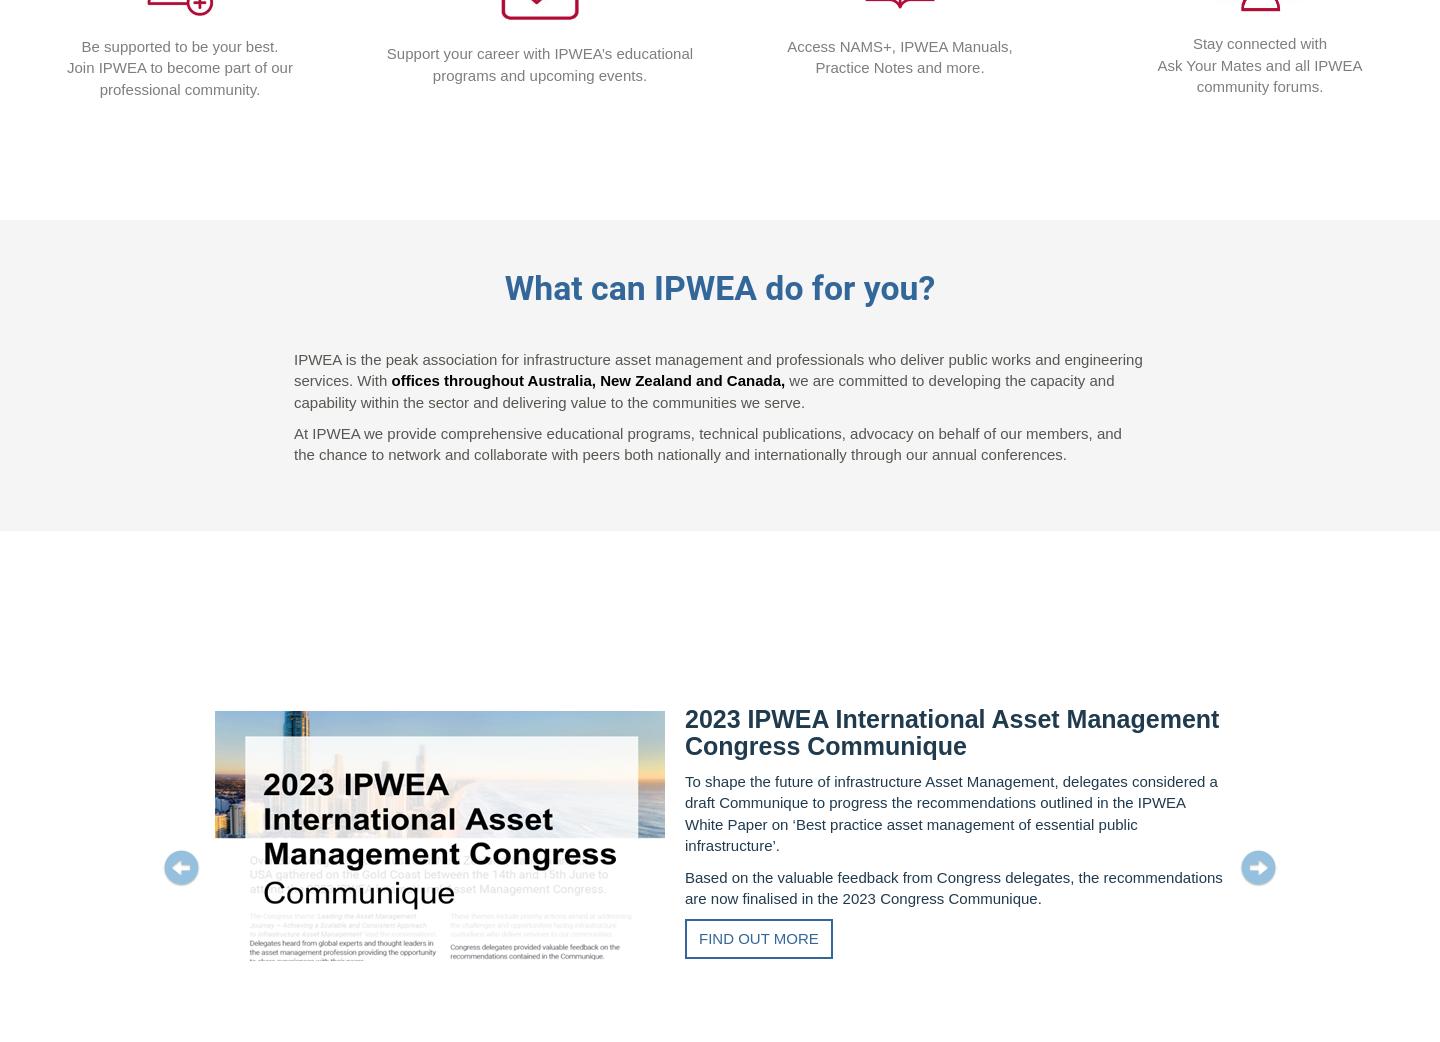 The width and height of the screenshot is (1440, 1042). What do you see at coordinates (717, 368) in the screenshot?
I see `'IPWEA is the peak association for infrastructure asset management and professionals who deliver public works and engineering services. With'` at bounding box center [717, 368].